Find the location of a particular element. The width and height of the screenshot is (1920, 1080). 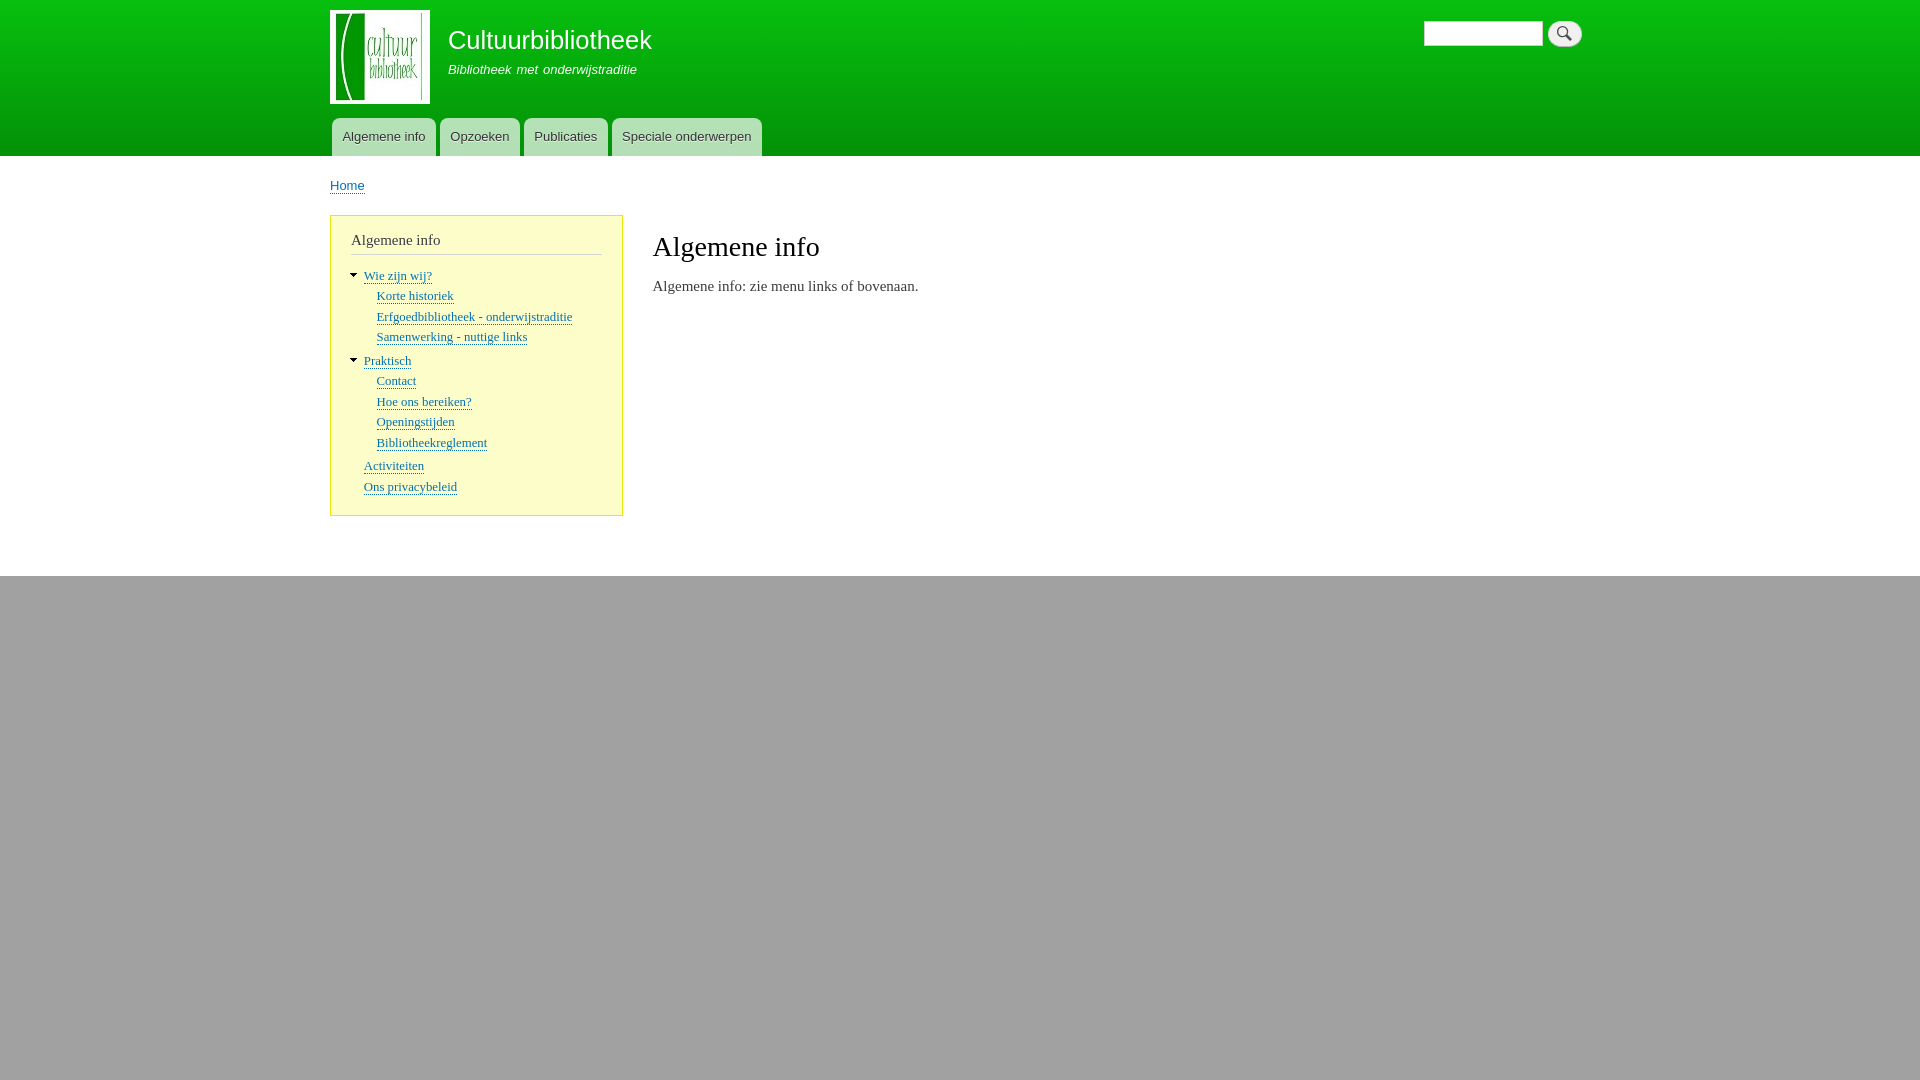

'Cultuurbibliotheek' is located at coordinates (550, 39).